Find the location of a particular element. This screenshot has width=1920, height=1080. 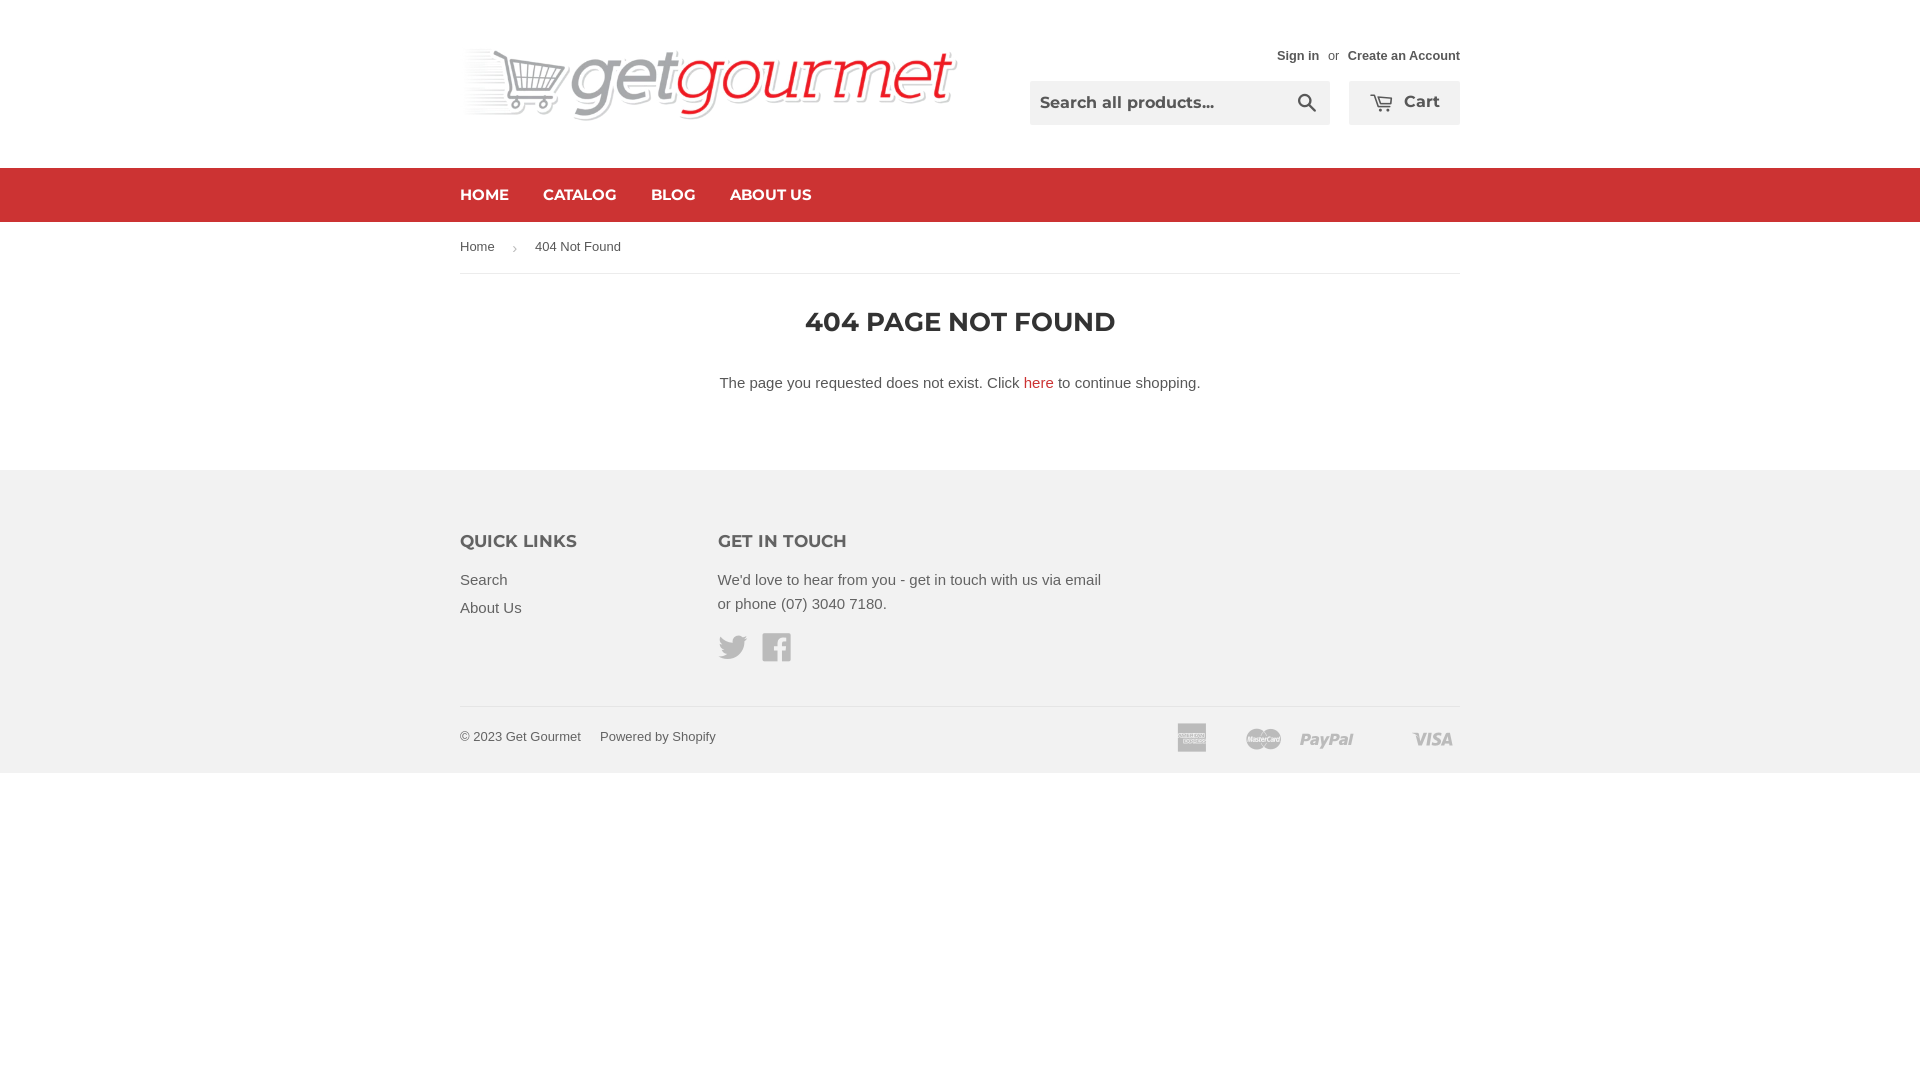

'email' is located at coordinates (1082, 579).